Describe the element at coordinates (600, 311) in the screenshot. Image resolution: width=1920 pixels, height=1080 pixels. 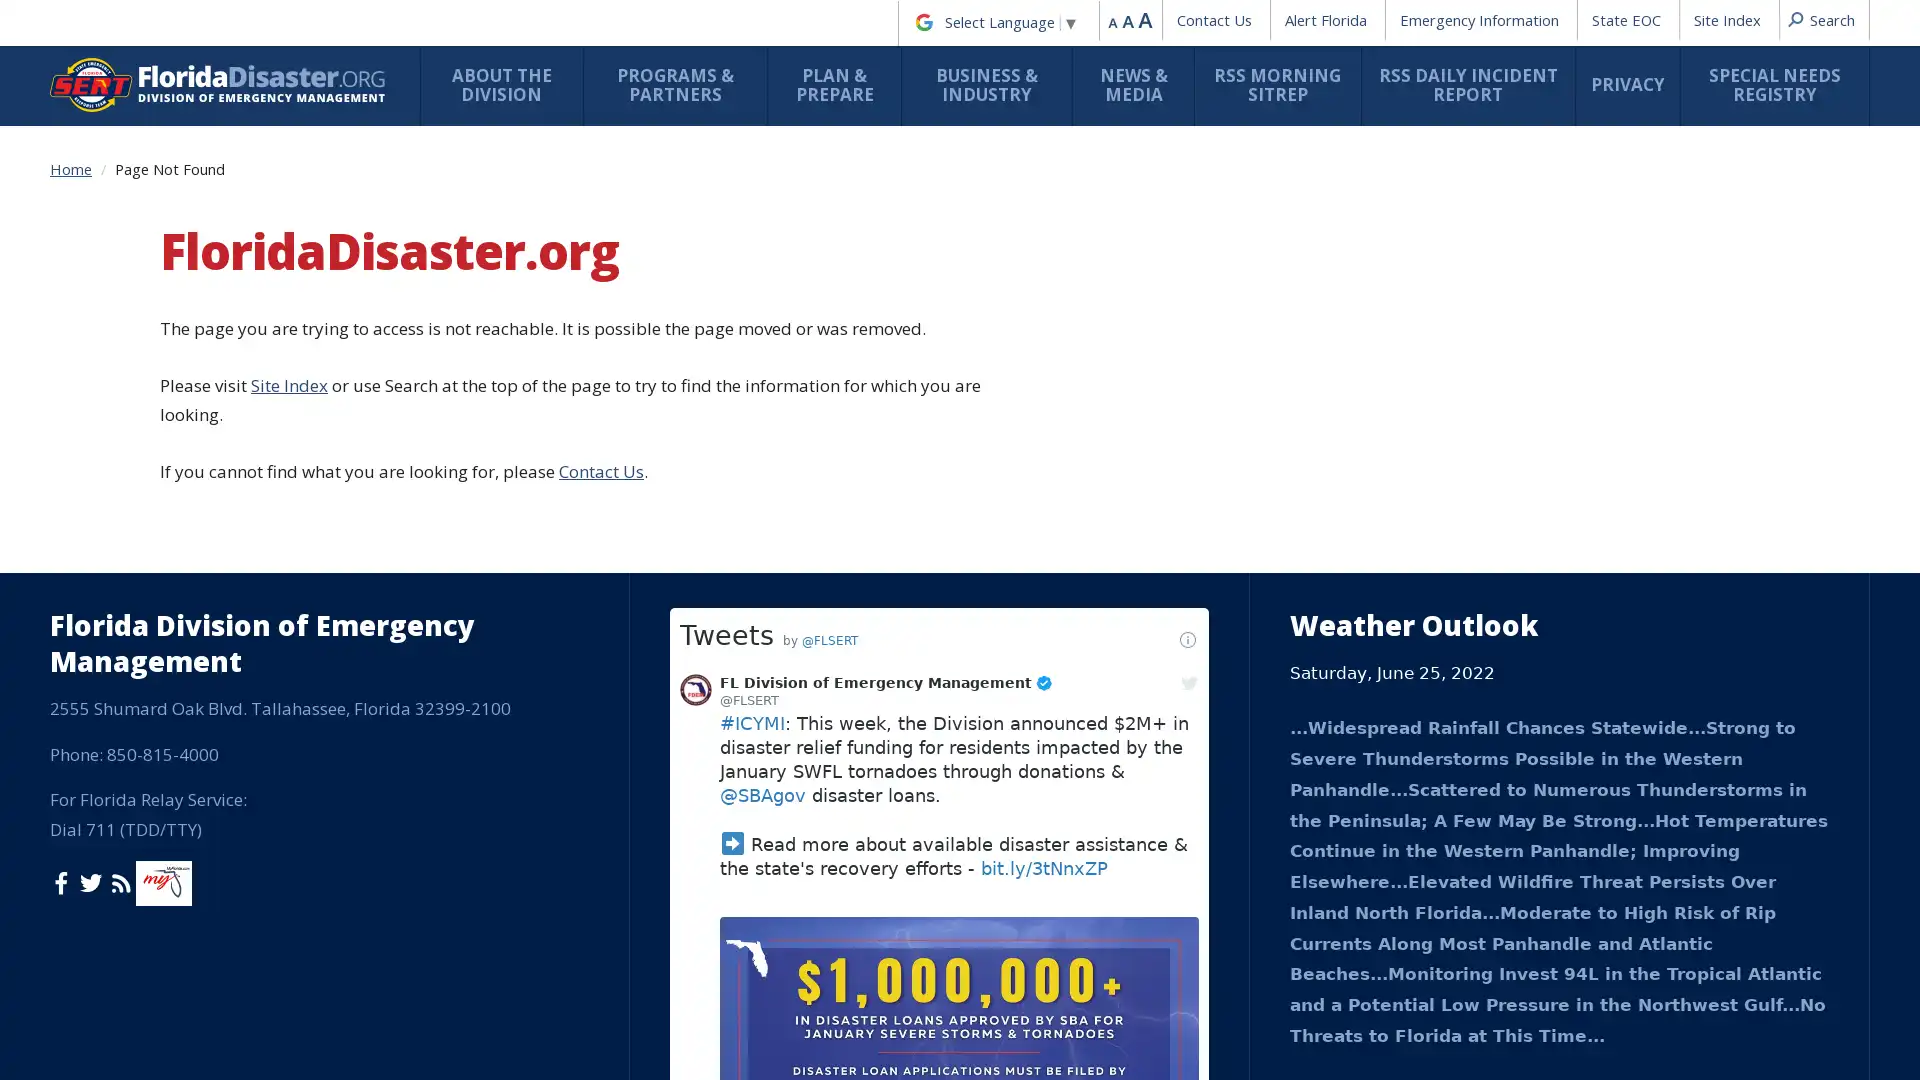
I see `Toggle More` at that location.